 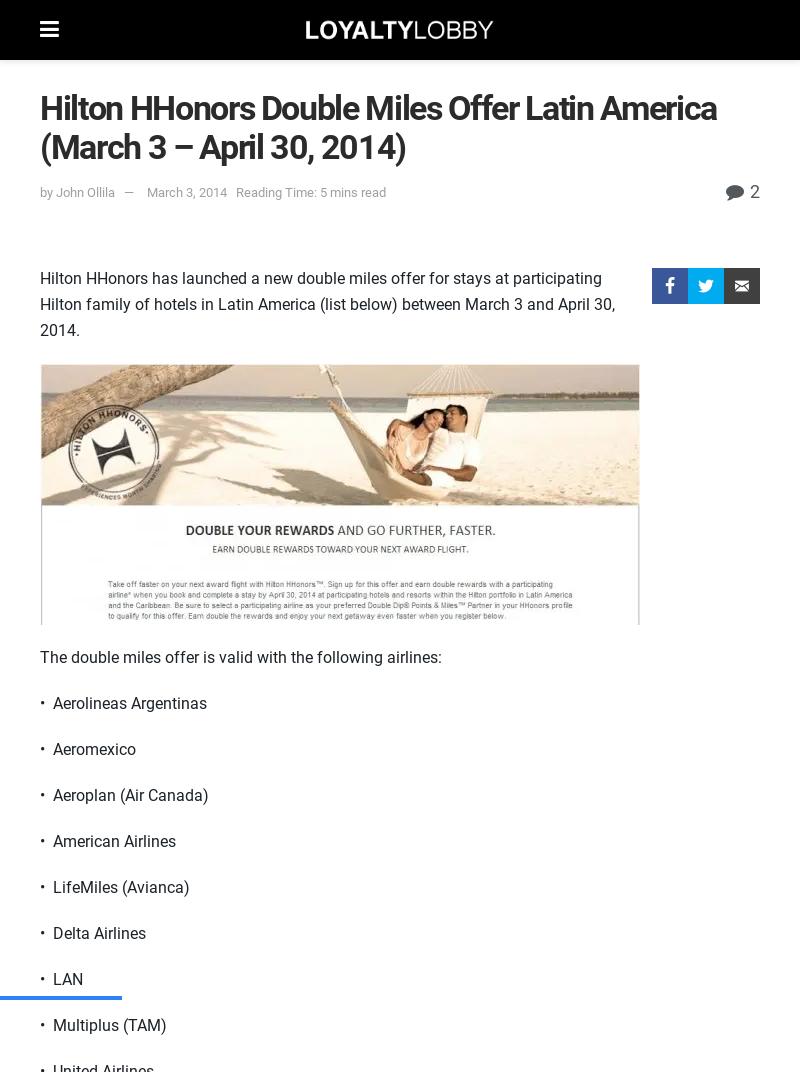 What do you see at coordinates (39, 933) in the screenshot?
I see `'•  Delta Airlines'` at bounding box center [39, 933].